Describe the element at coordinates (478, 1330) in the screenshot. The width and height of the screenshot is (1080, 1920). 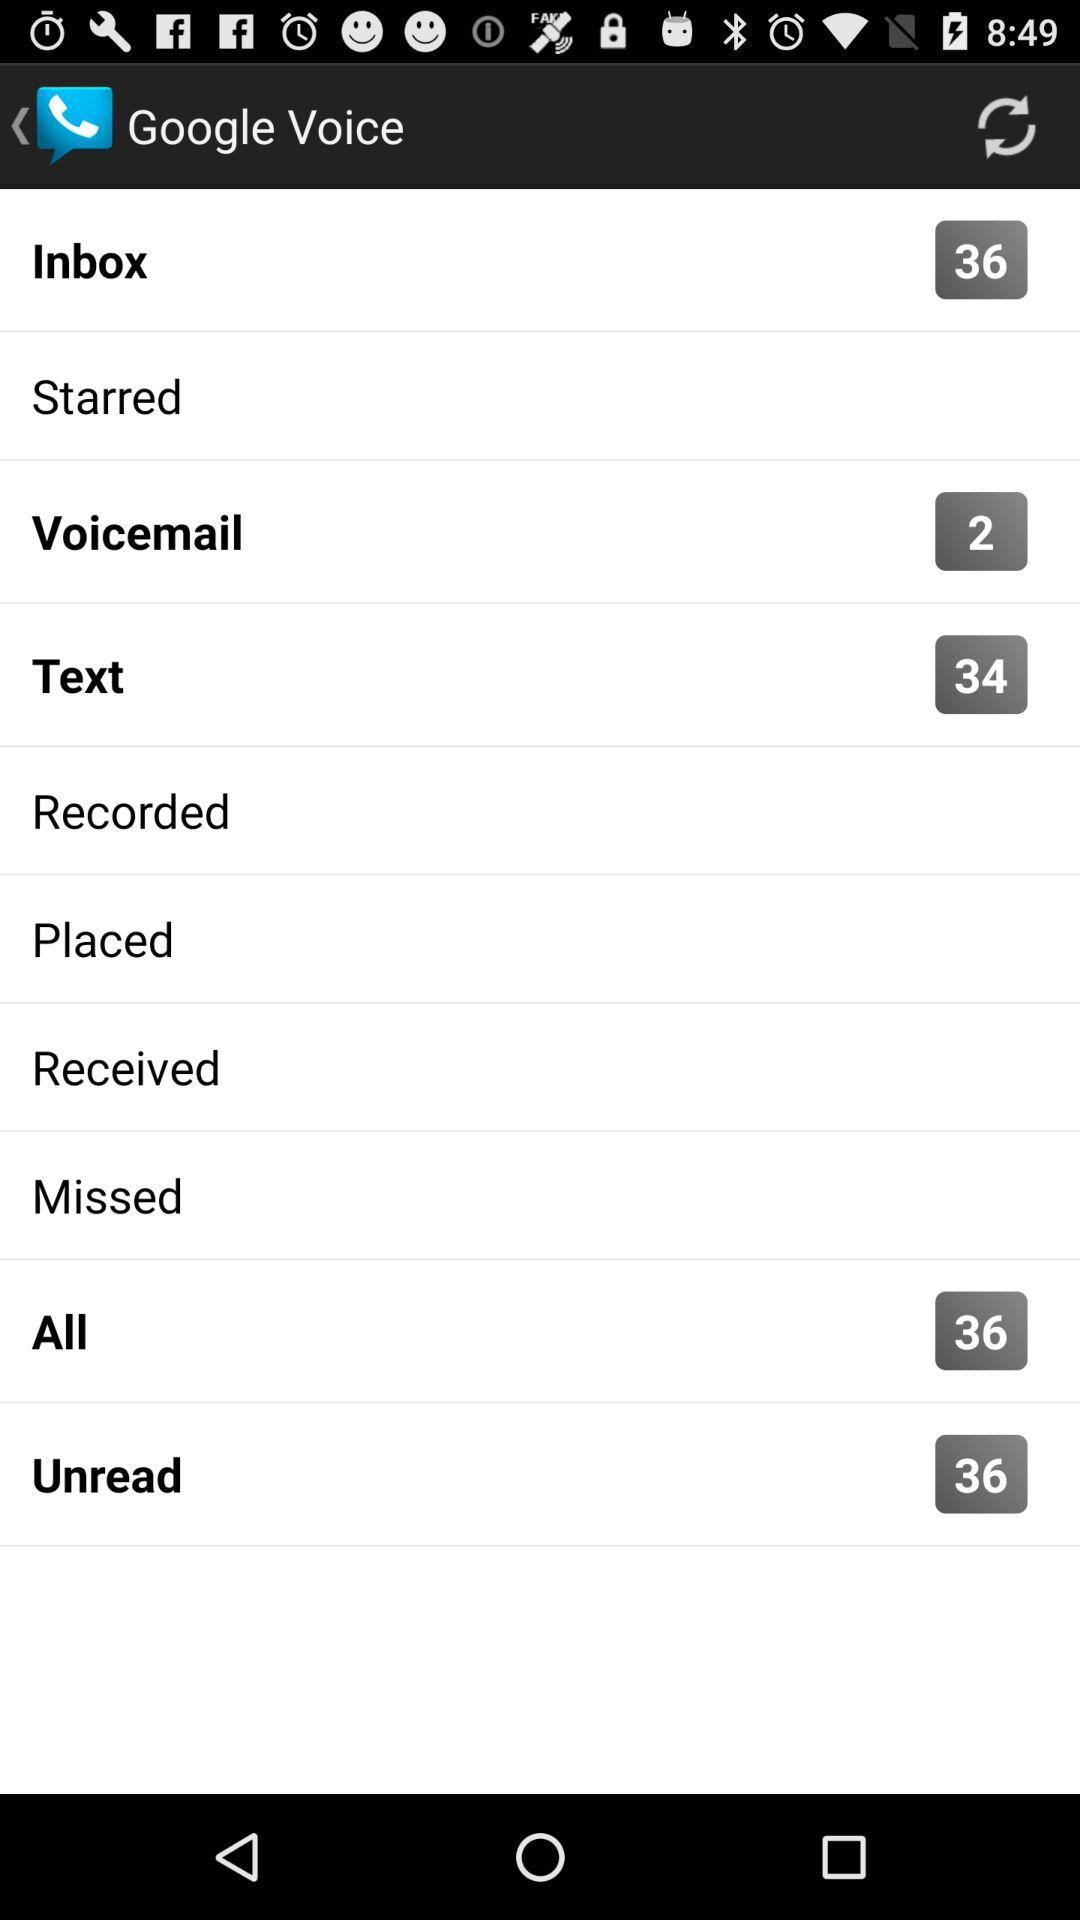
I see `the icon above 36 app` at that location.